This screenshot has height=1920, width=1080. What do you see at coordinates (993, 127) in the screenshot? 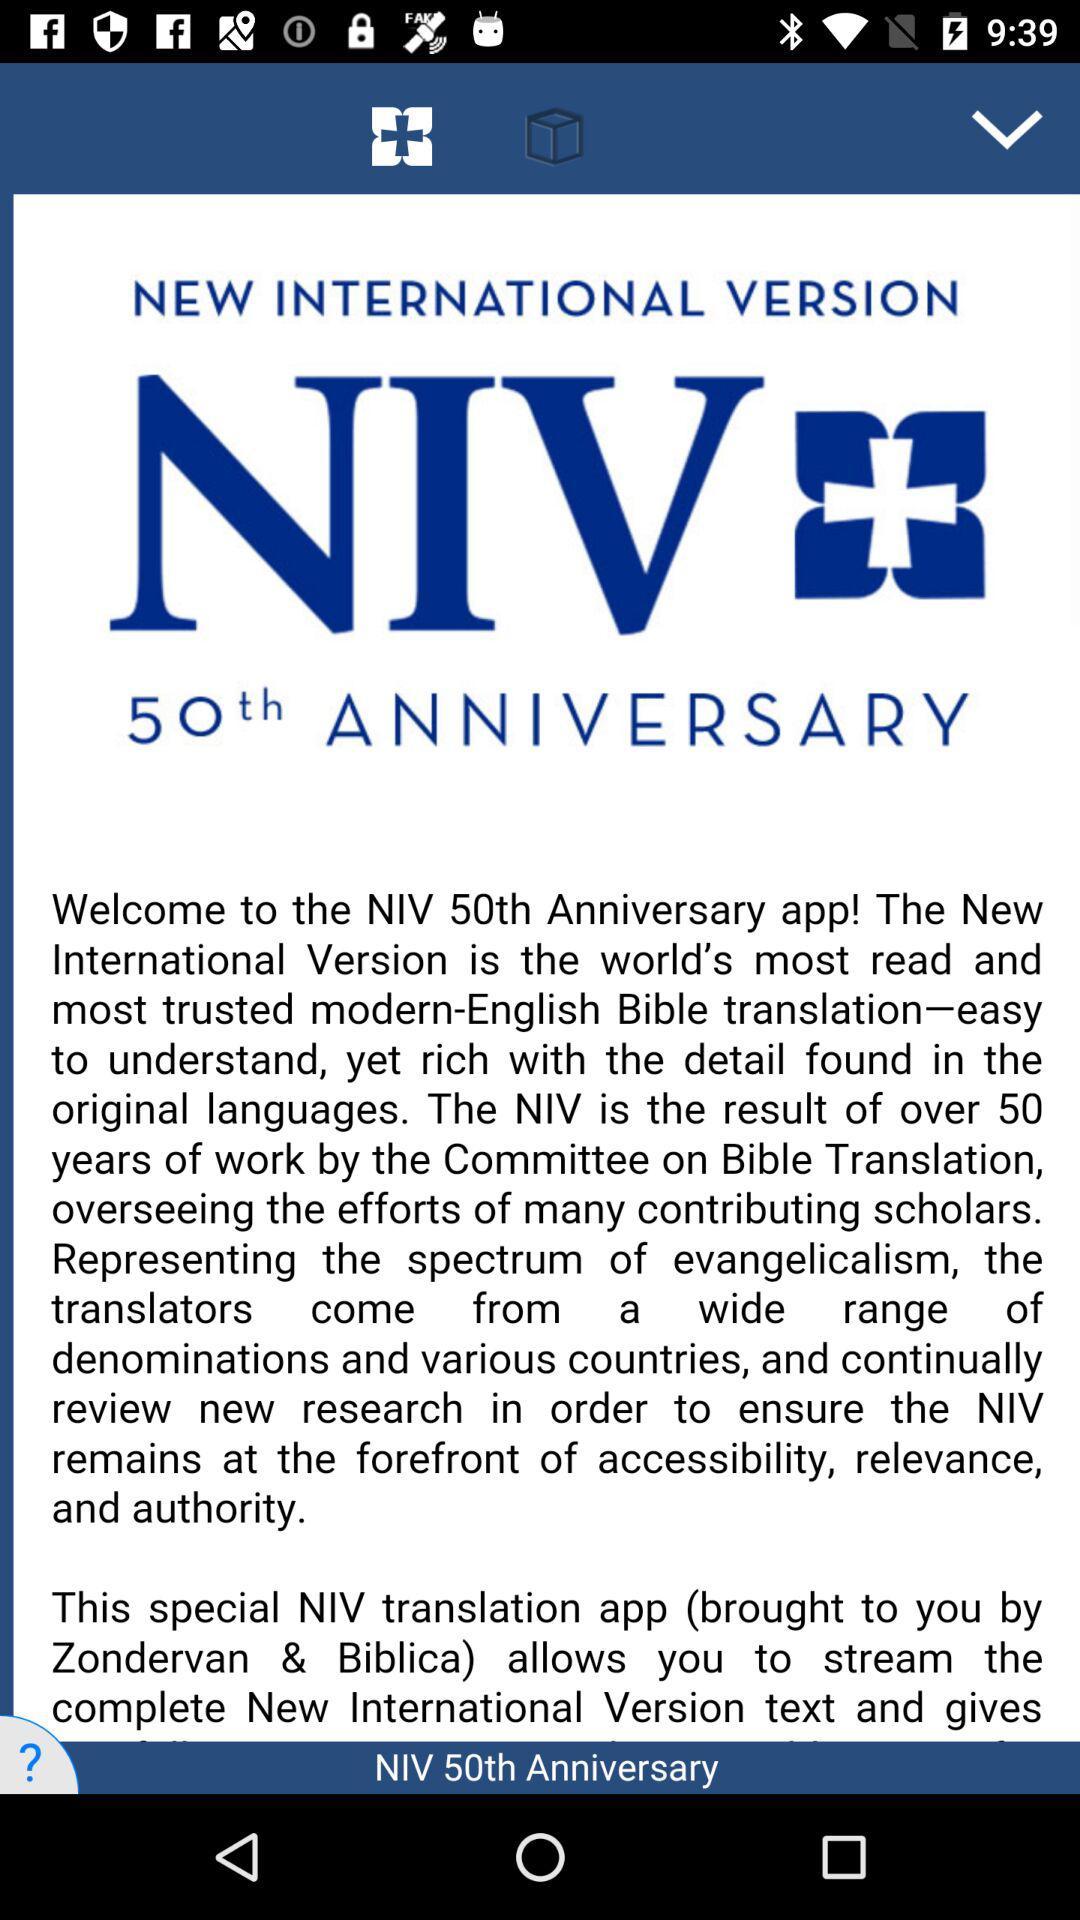
I see `the expand_more icon` at bounding box center [993, 127].